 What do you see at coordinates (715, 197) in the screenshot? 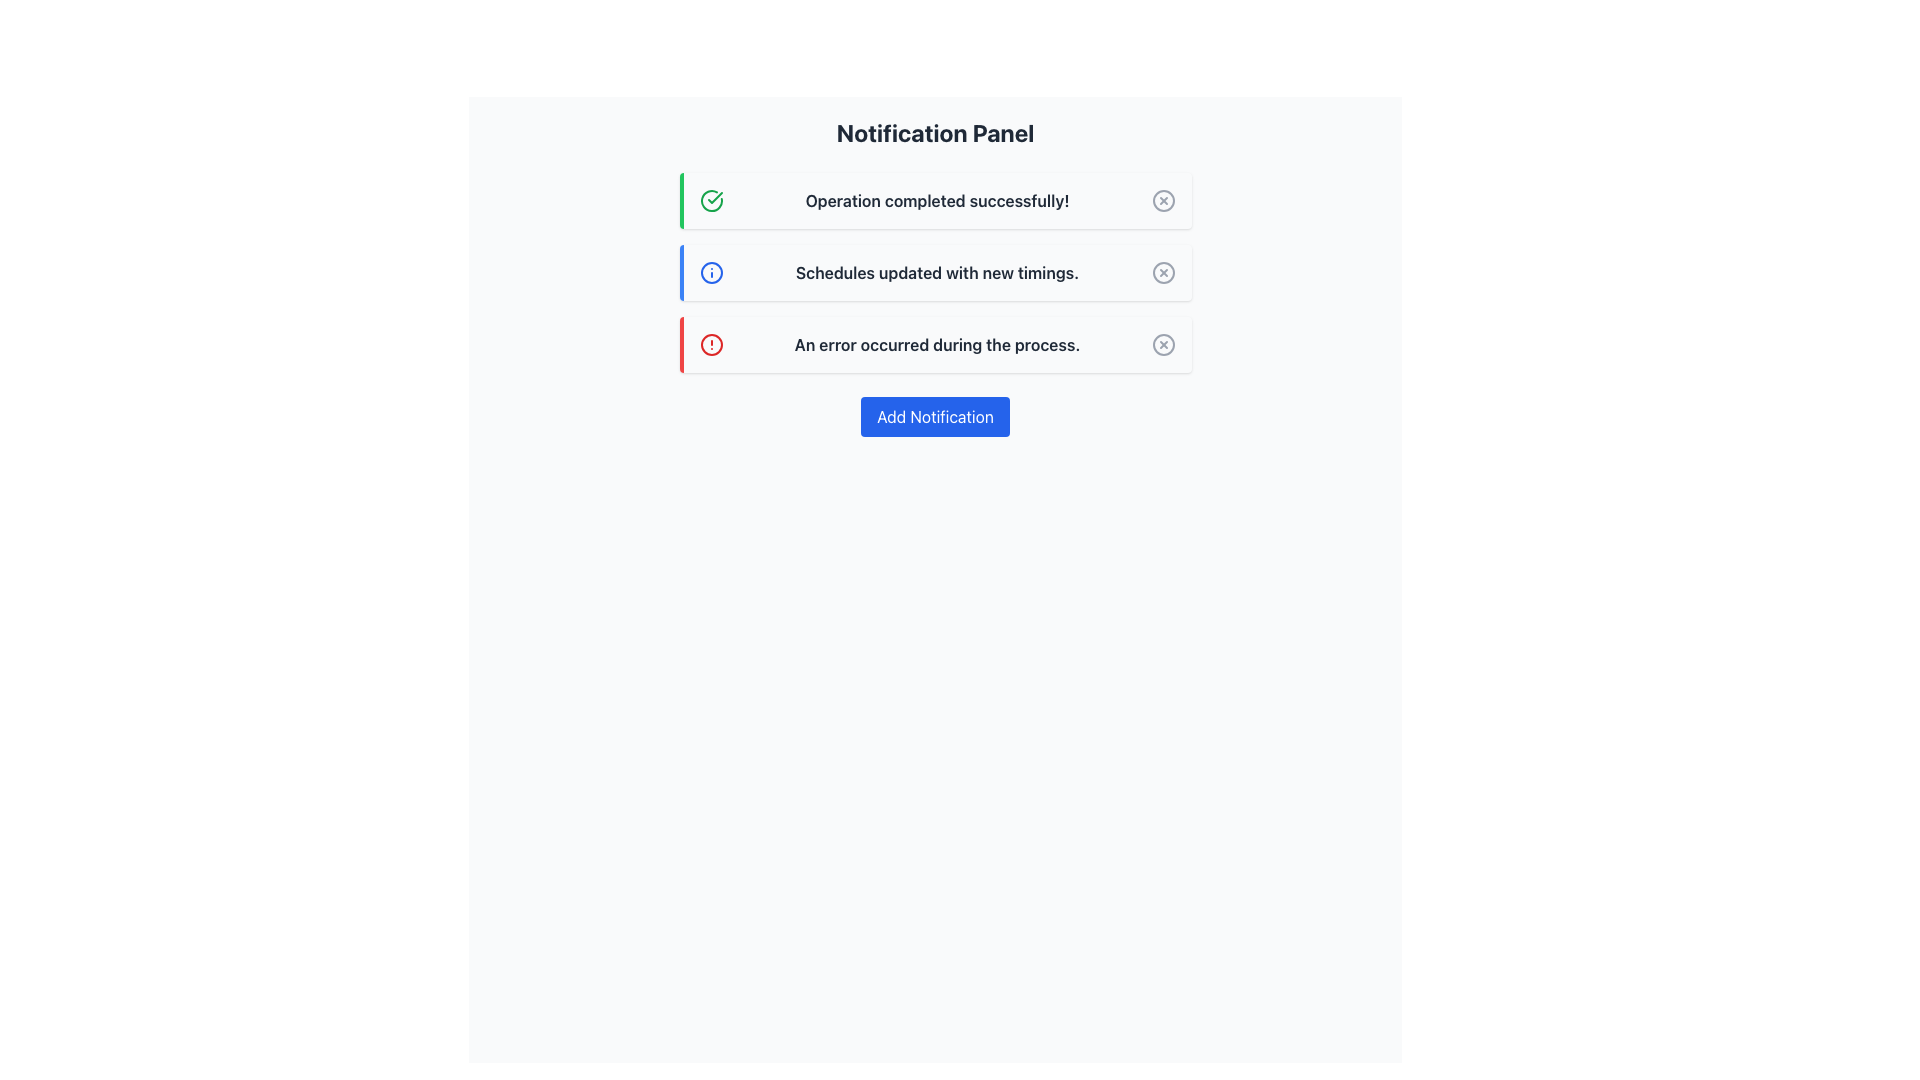
I see `the success status icon located within a circular SVG graphic to the left of the text 'Operation completed successfully!' in the first notification panel entry` at bounding box center [715, 197].